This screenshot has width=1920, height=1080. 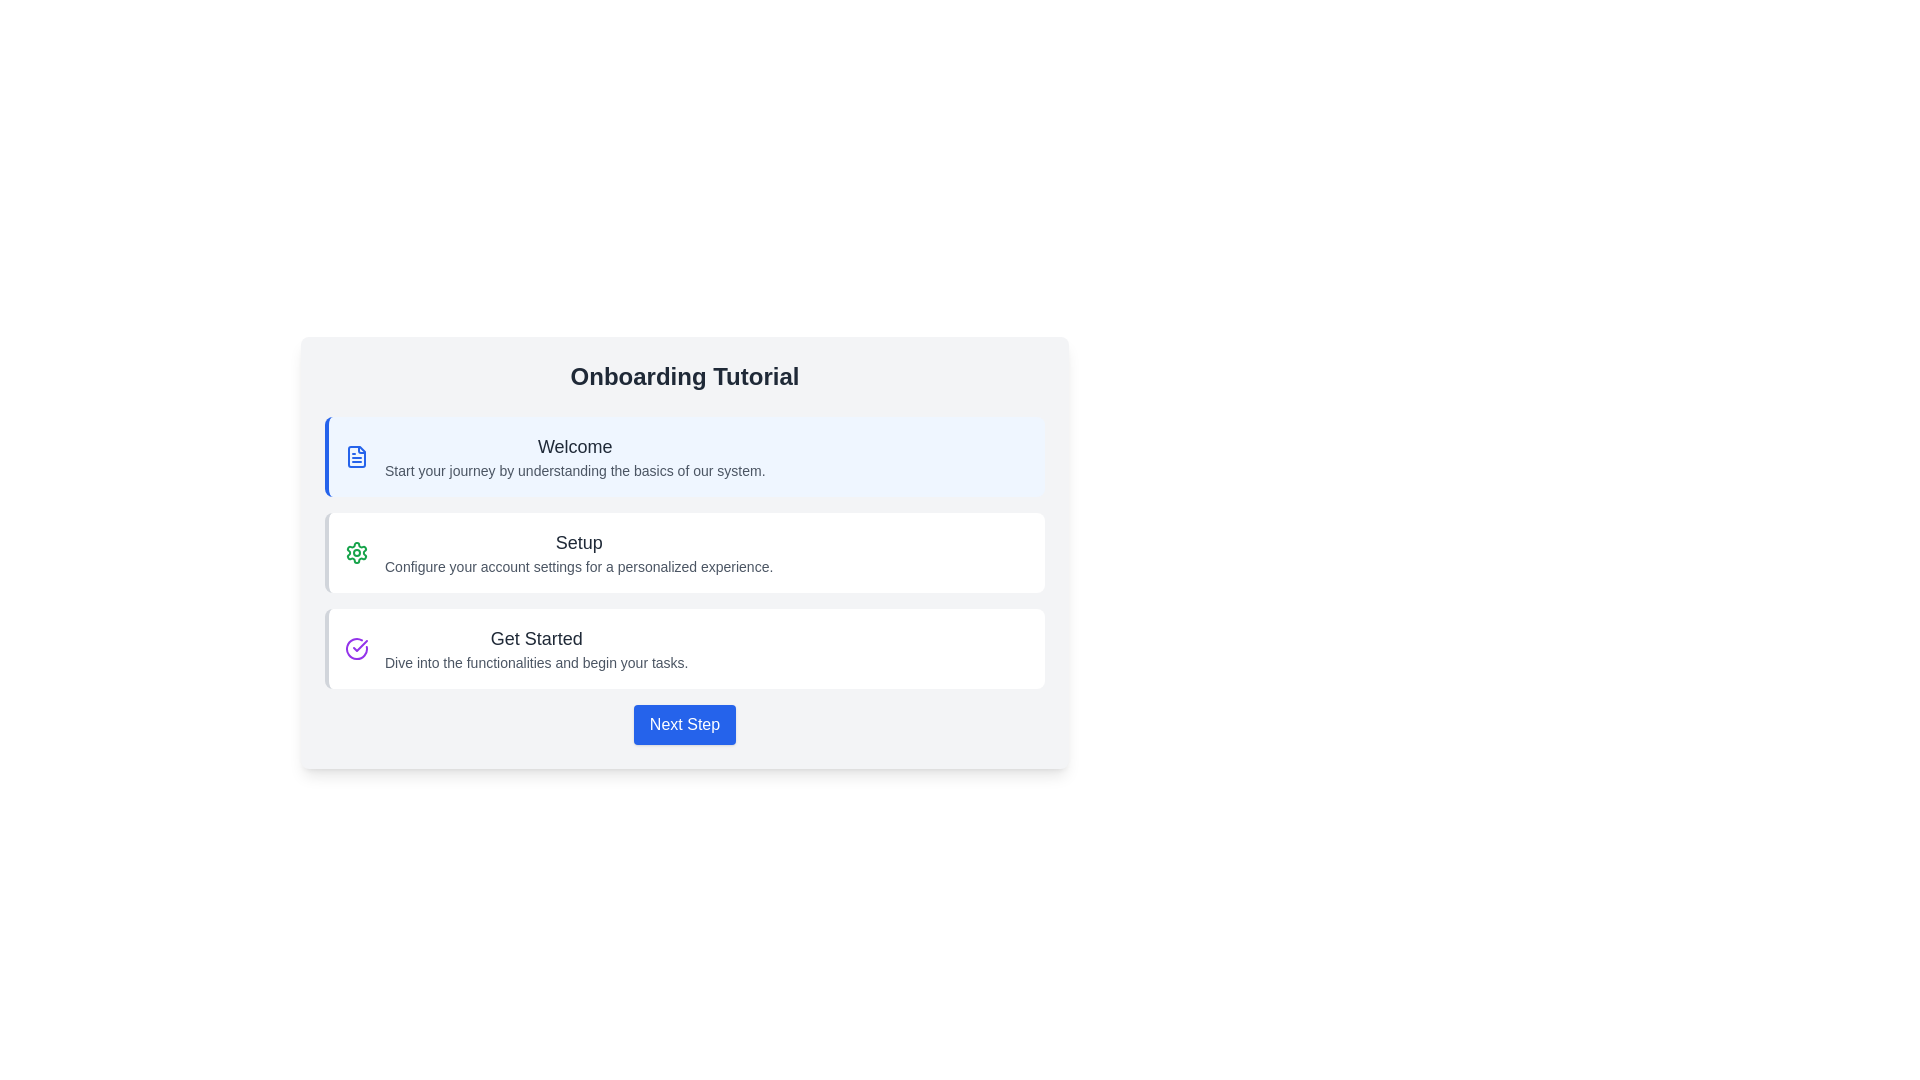 What do you see at coordinates (356, 456) in the screenshot?
I see `the 'Welcome' section indicator icon located in the first section row of the 'Onboarding Tutorial'` at bounding box center [356, 456].